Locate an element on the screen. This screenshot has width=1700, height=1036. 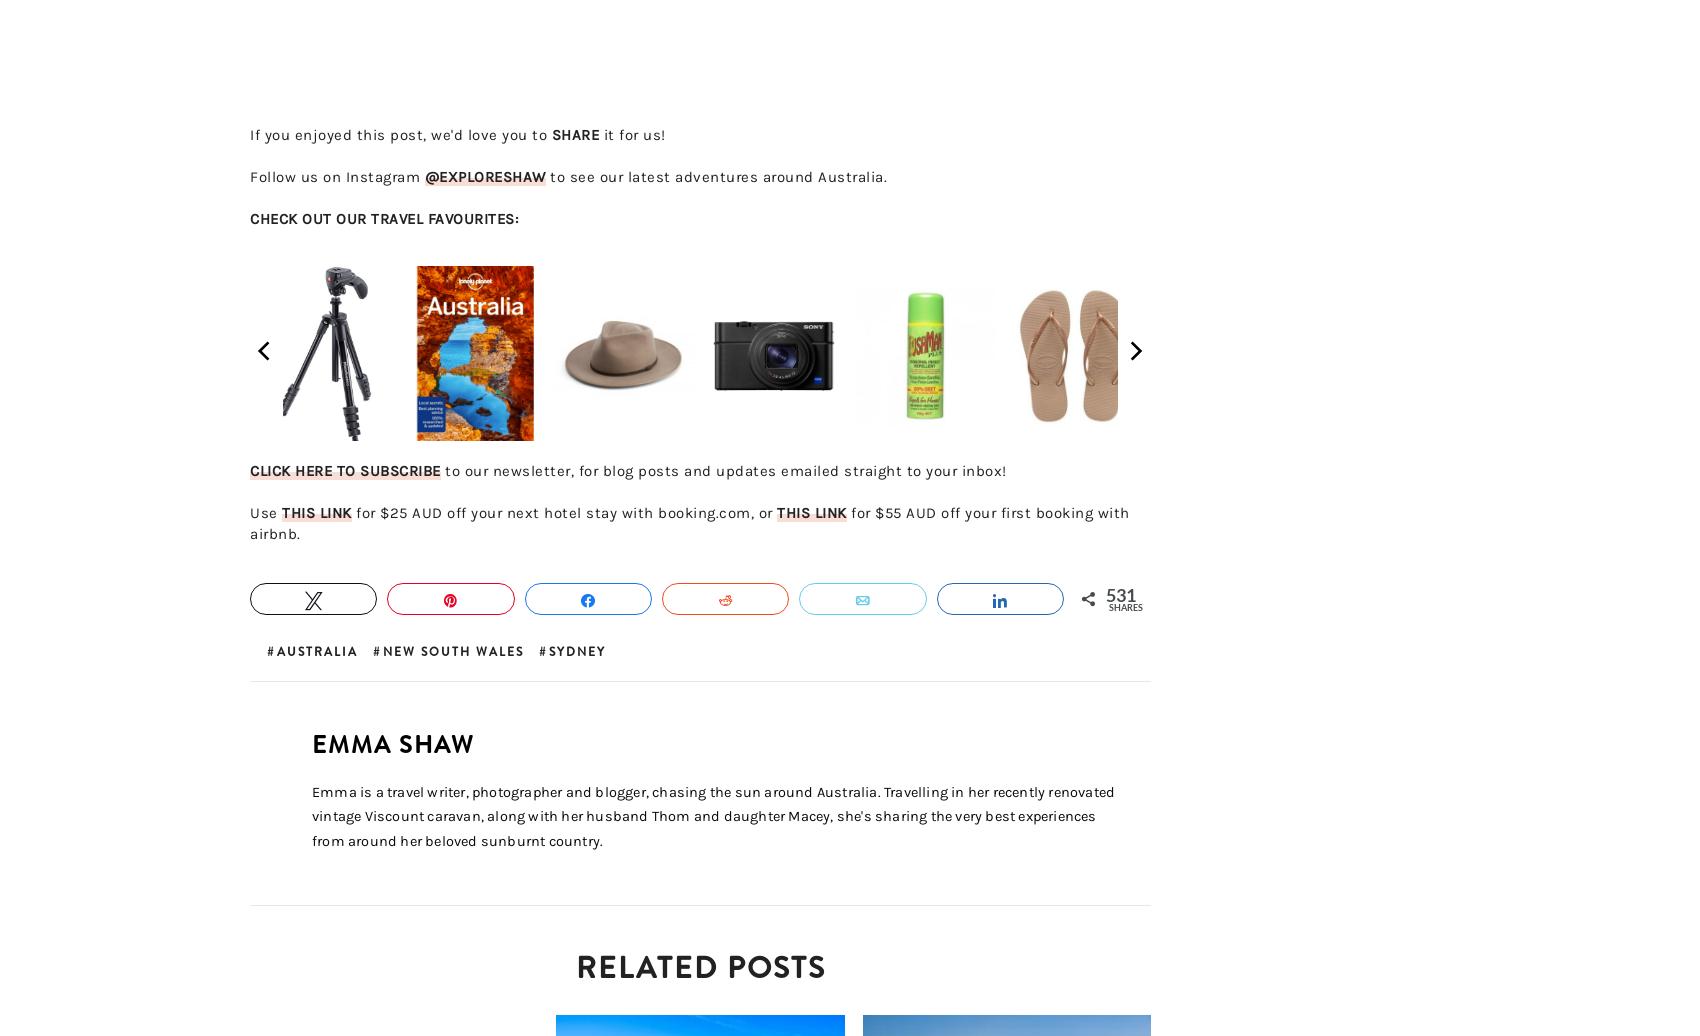
'Australia' is located at coordinates (317, 651).